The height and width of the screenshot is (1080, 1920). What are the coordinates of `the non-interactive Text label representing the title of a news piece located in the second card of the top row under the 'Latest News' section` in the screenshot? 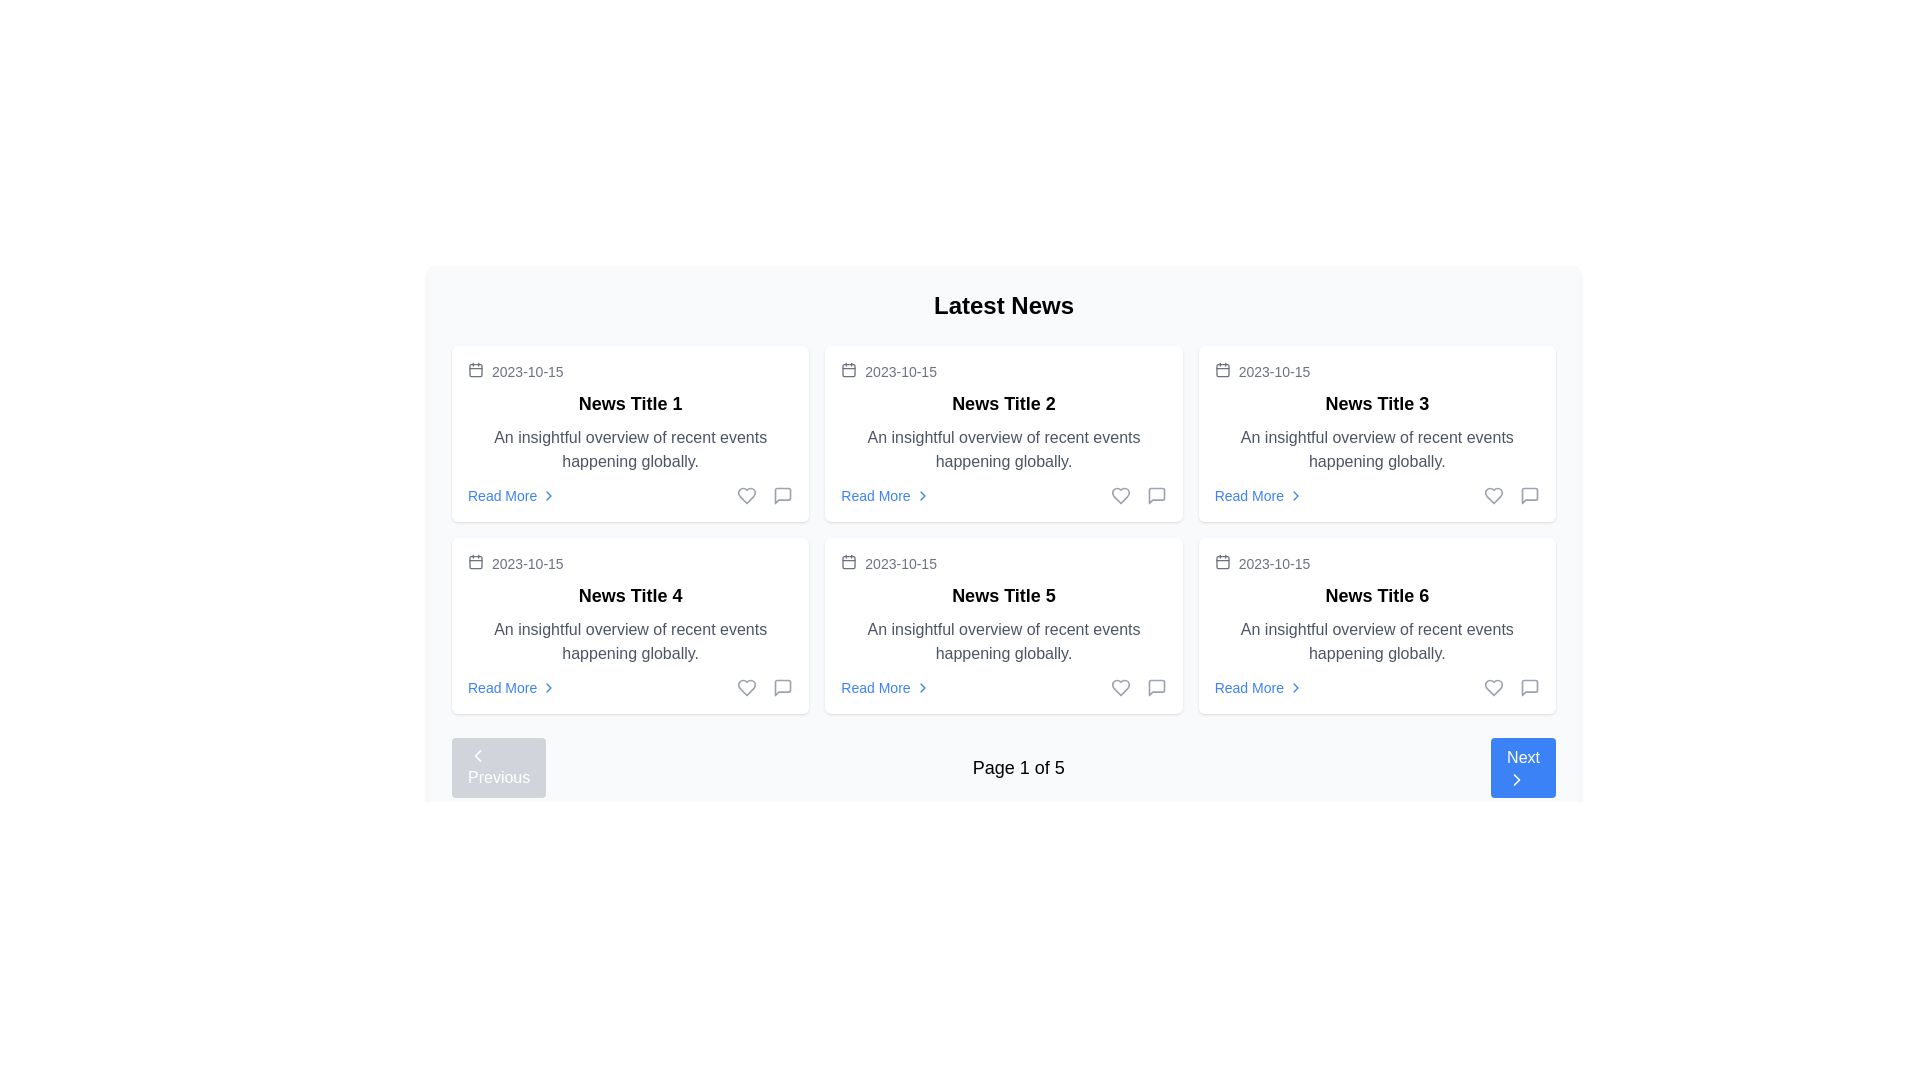 It's located at (1003, 404).